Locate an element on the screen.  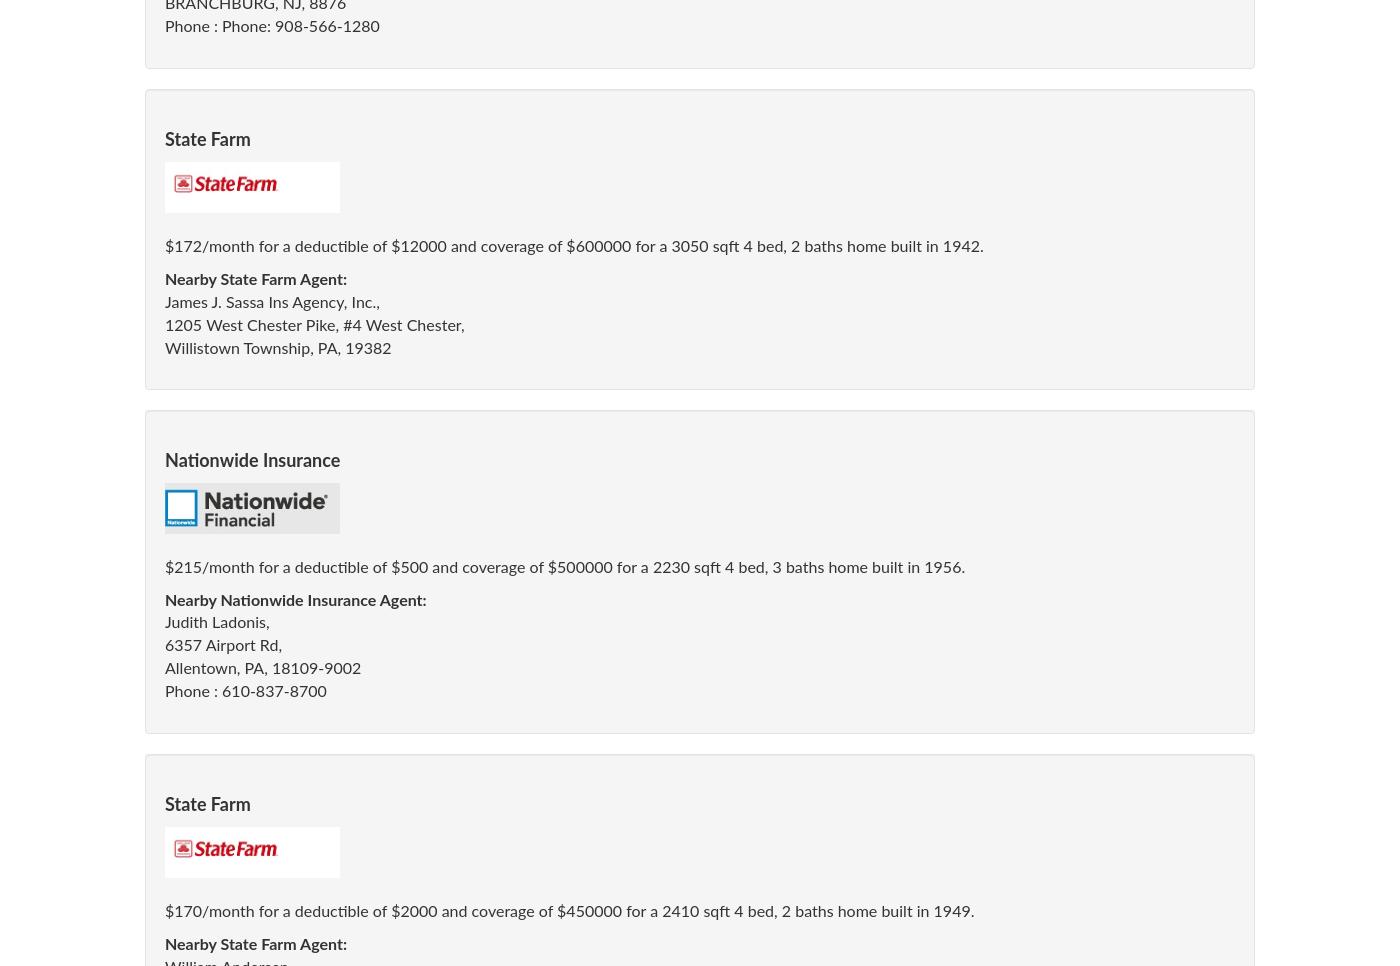
'Allentown, 
	 
	
	
		PA, 
	 
	
	
		18109-9002' is located at coordinates (263, 668).